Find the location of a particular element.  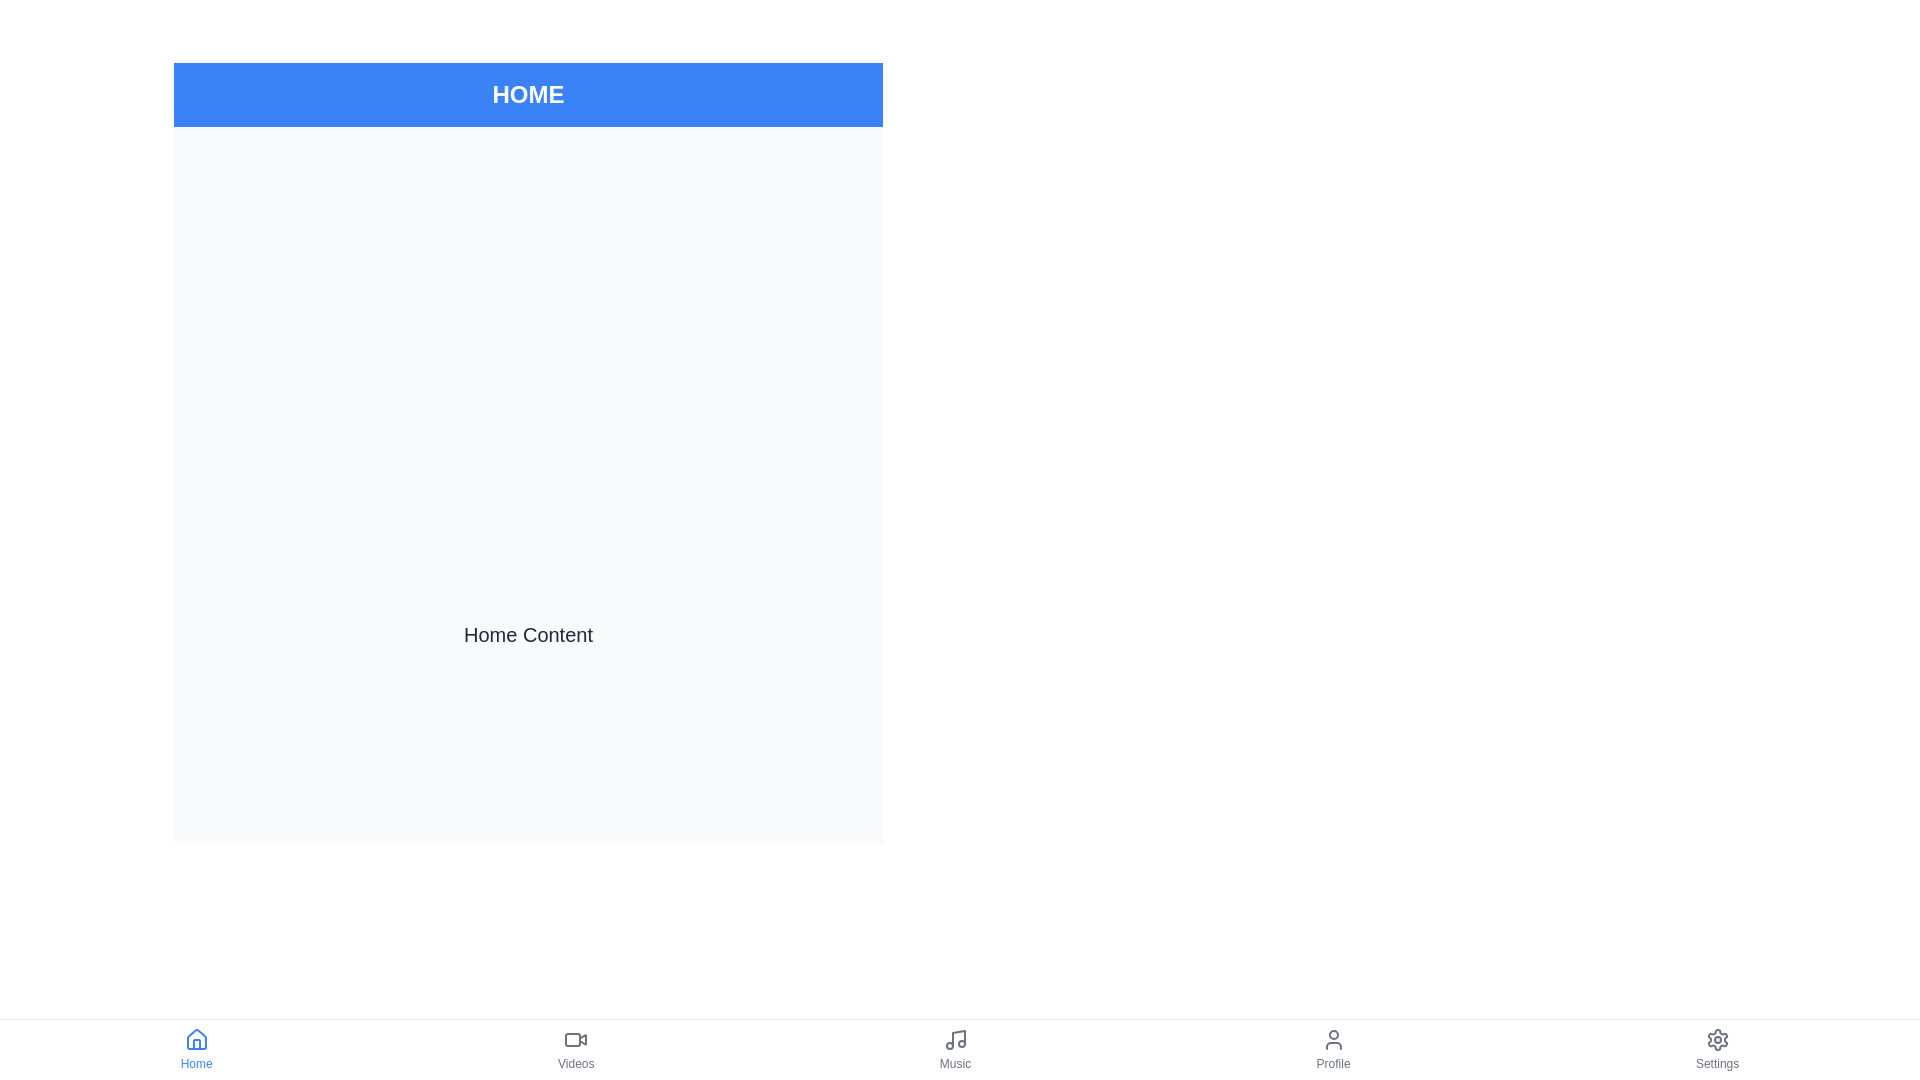

the rectangular video camera icon located in the second tab from the left in the bottom navigation bar is located at coordinates (572, 1039).